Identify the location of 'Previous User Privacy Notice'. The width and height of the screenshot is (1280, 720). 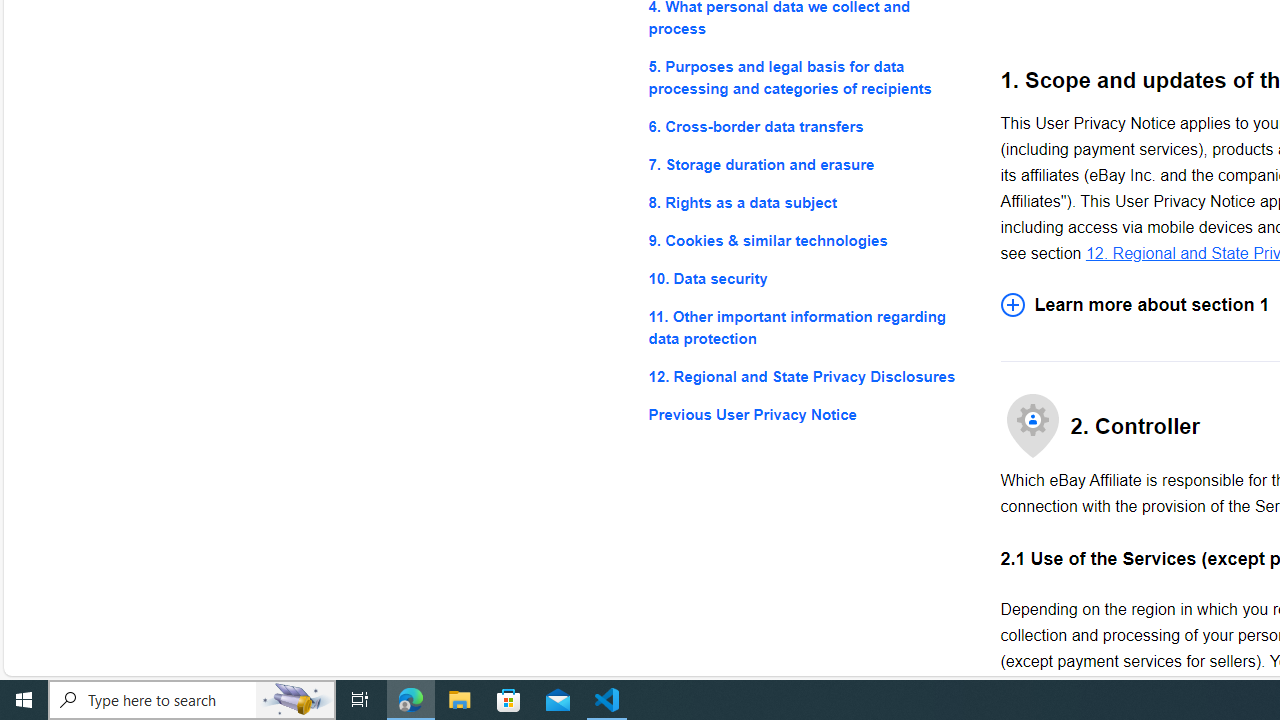
(808, 414).